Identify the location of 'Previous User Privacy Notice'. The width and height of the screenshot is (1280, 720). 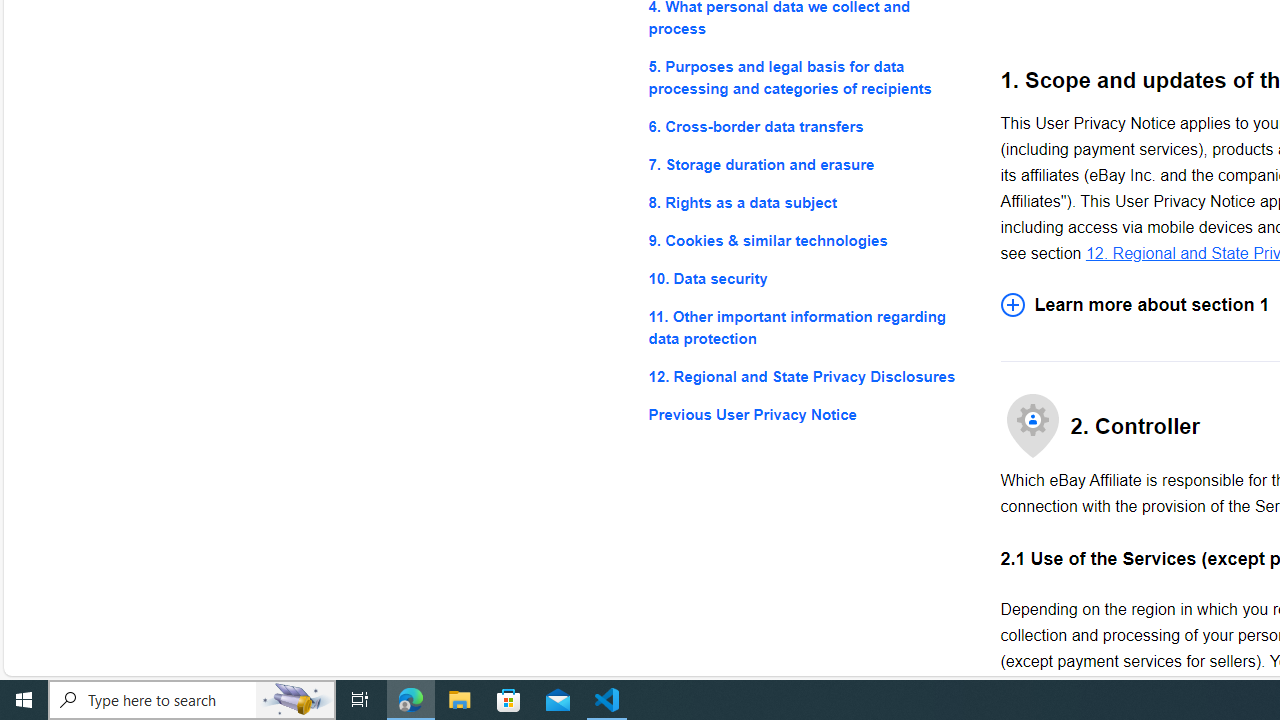
(808, 414).